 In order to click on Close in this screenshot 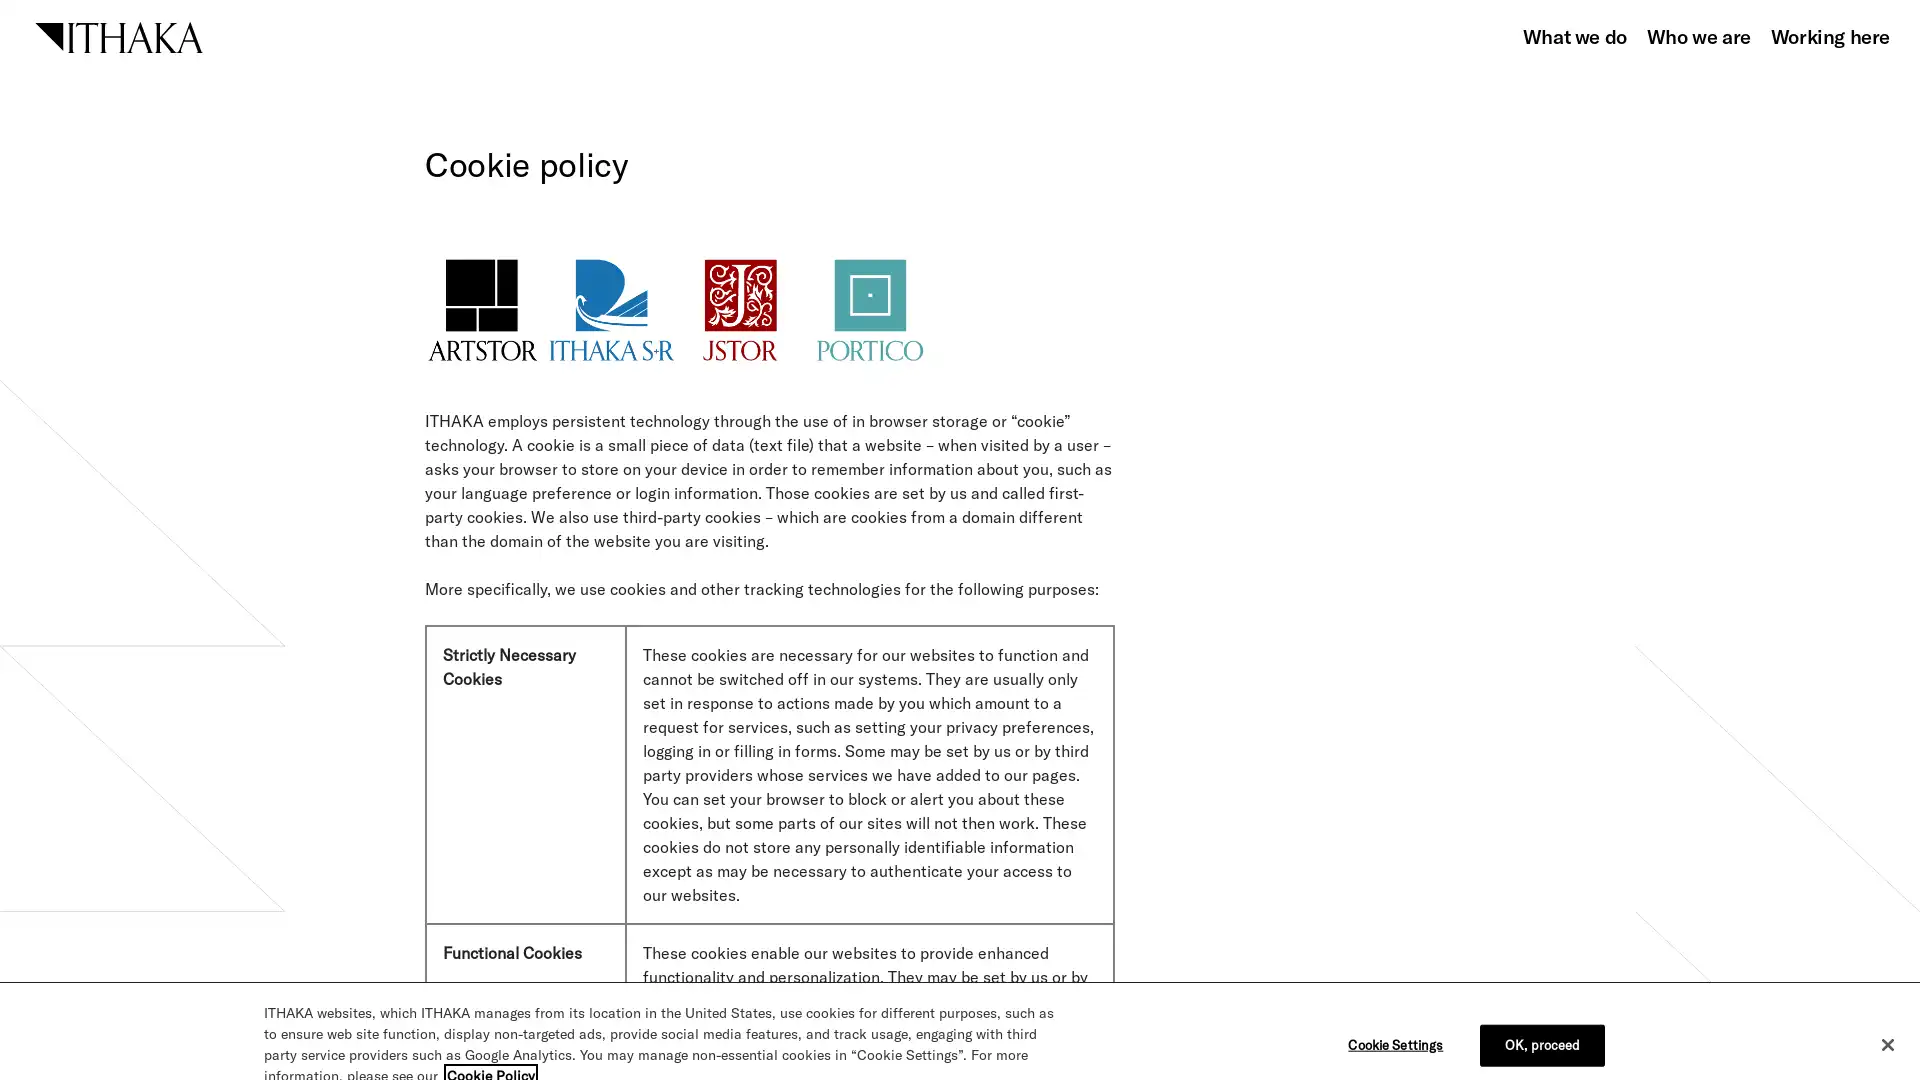, I will do `click(1886, 1014)`.